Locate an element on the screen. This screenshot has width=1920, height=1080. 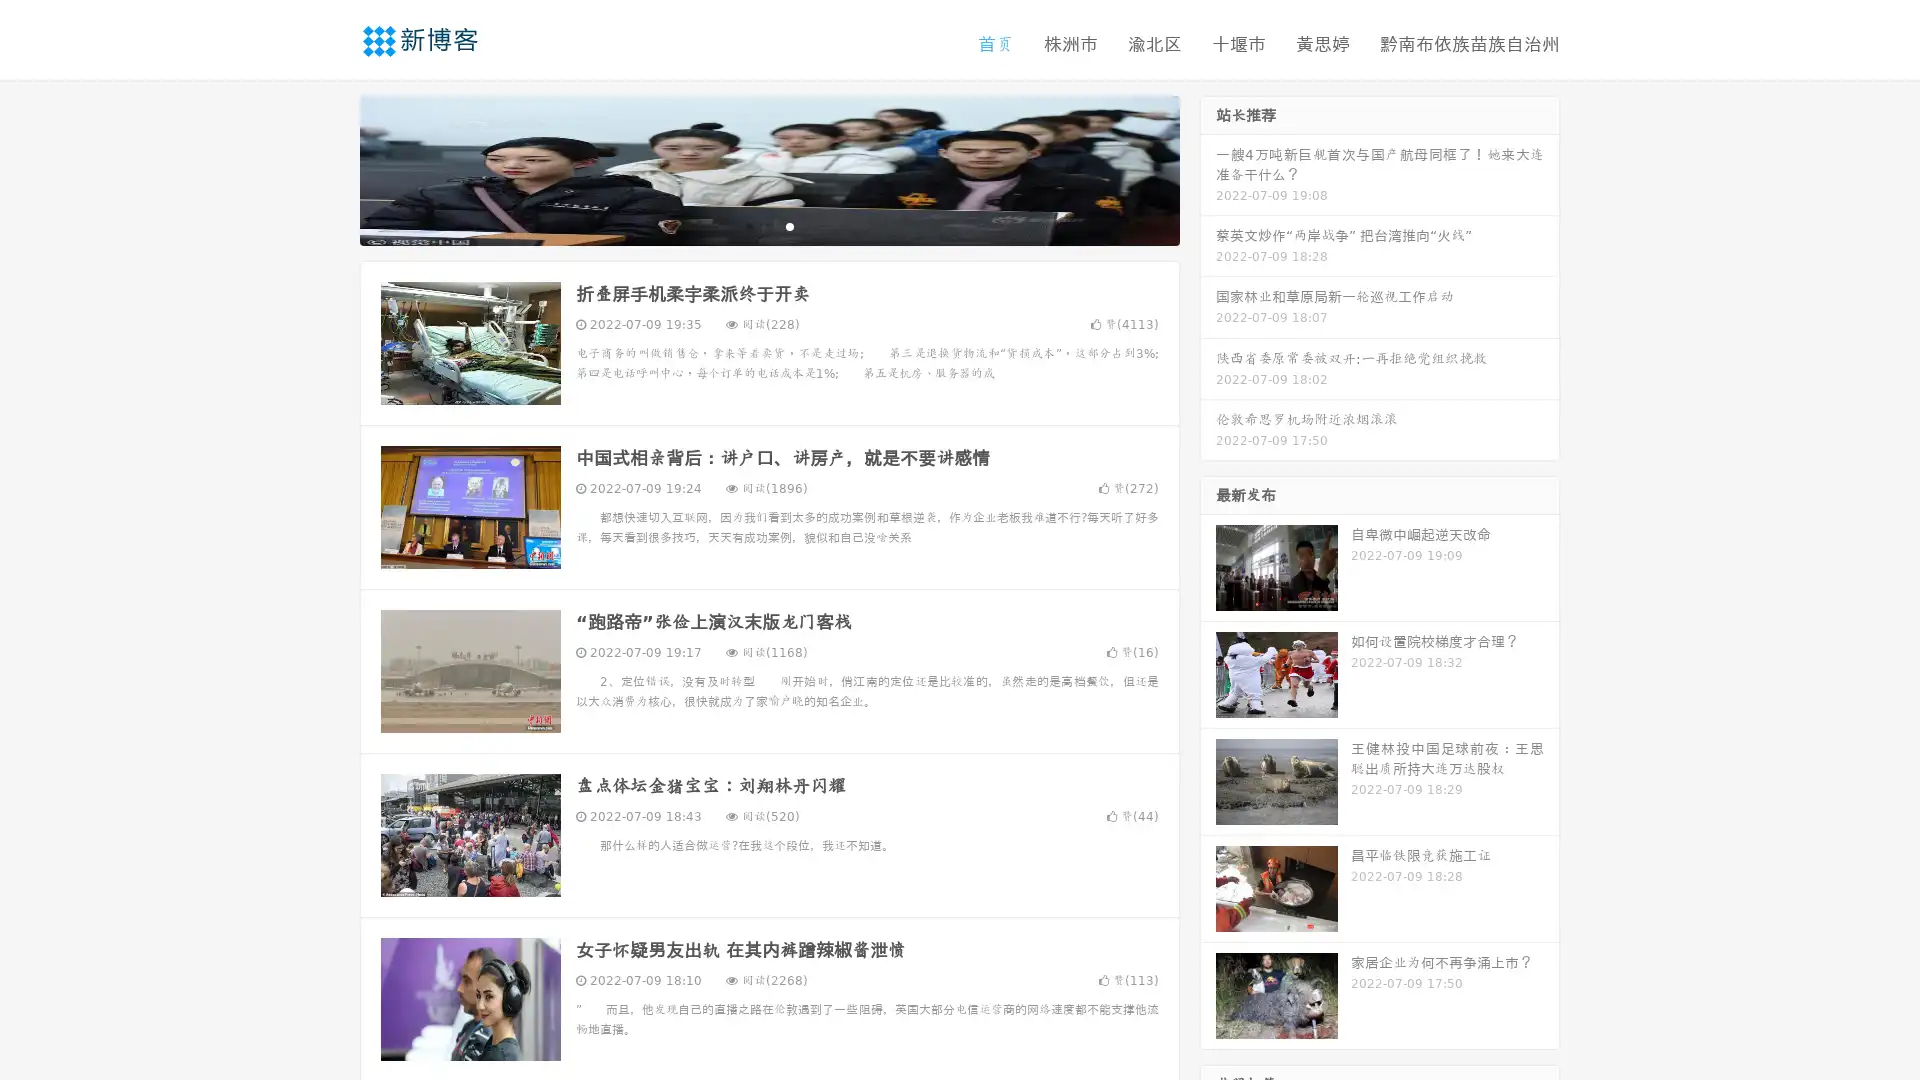
Go to slide 3 is located at coordinates (789, 225).